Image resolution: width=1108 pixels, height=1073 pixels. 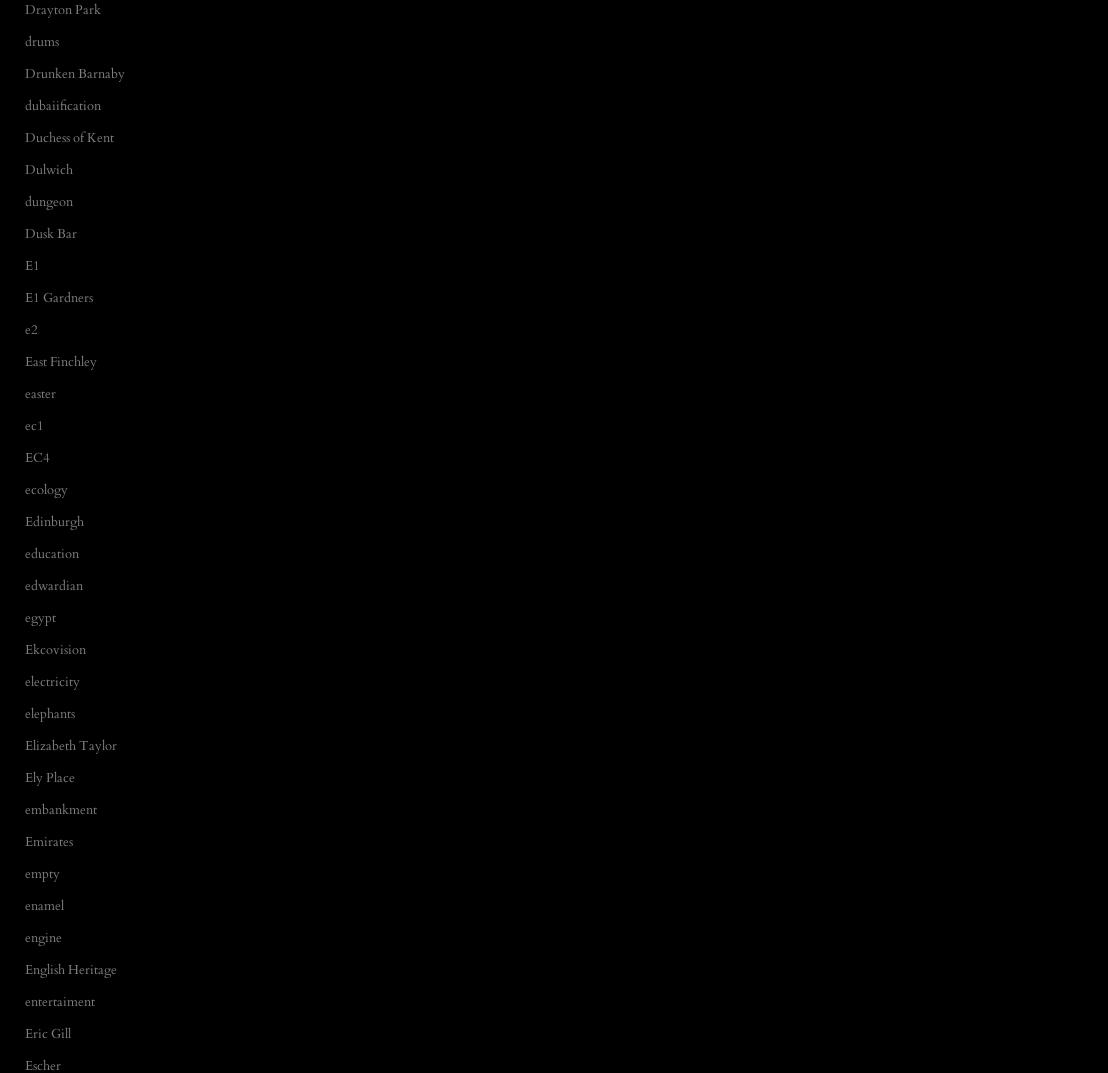 I want to click on 'Drunken Barnaby', so click(x=74, y=72).